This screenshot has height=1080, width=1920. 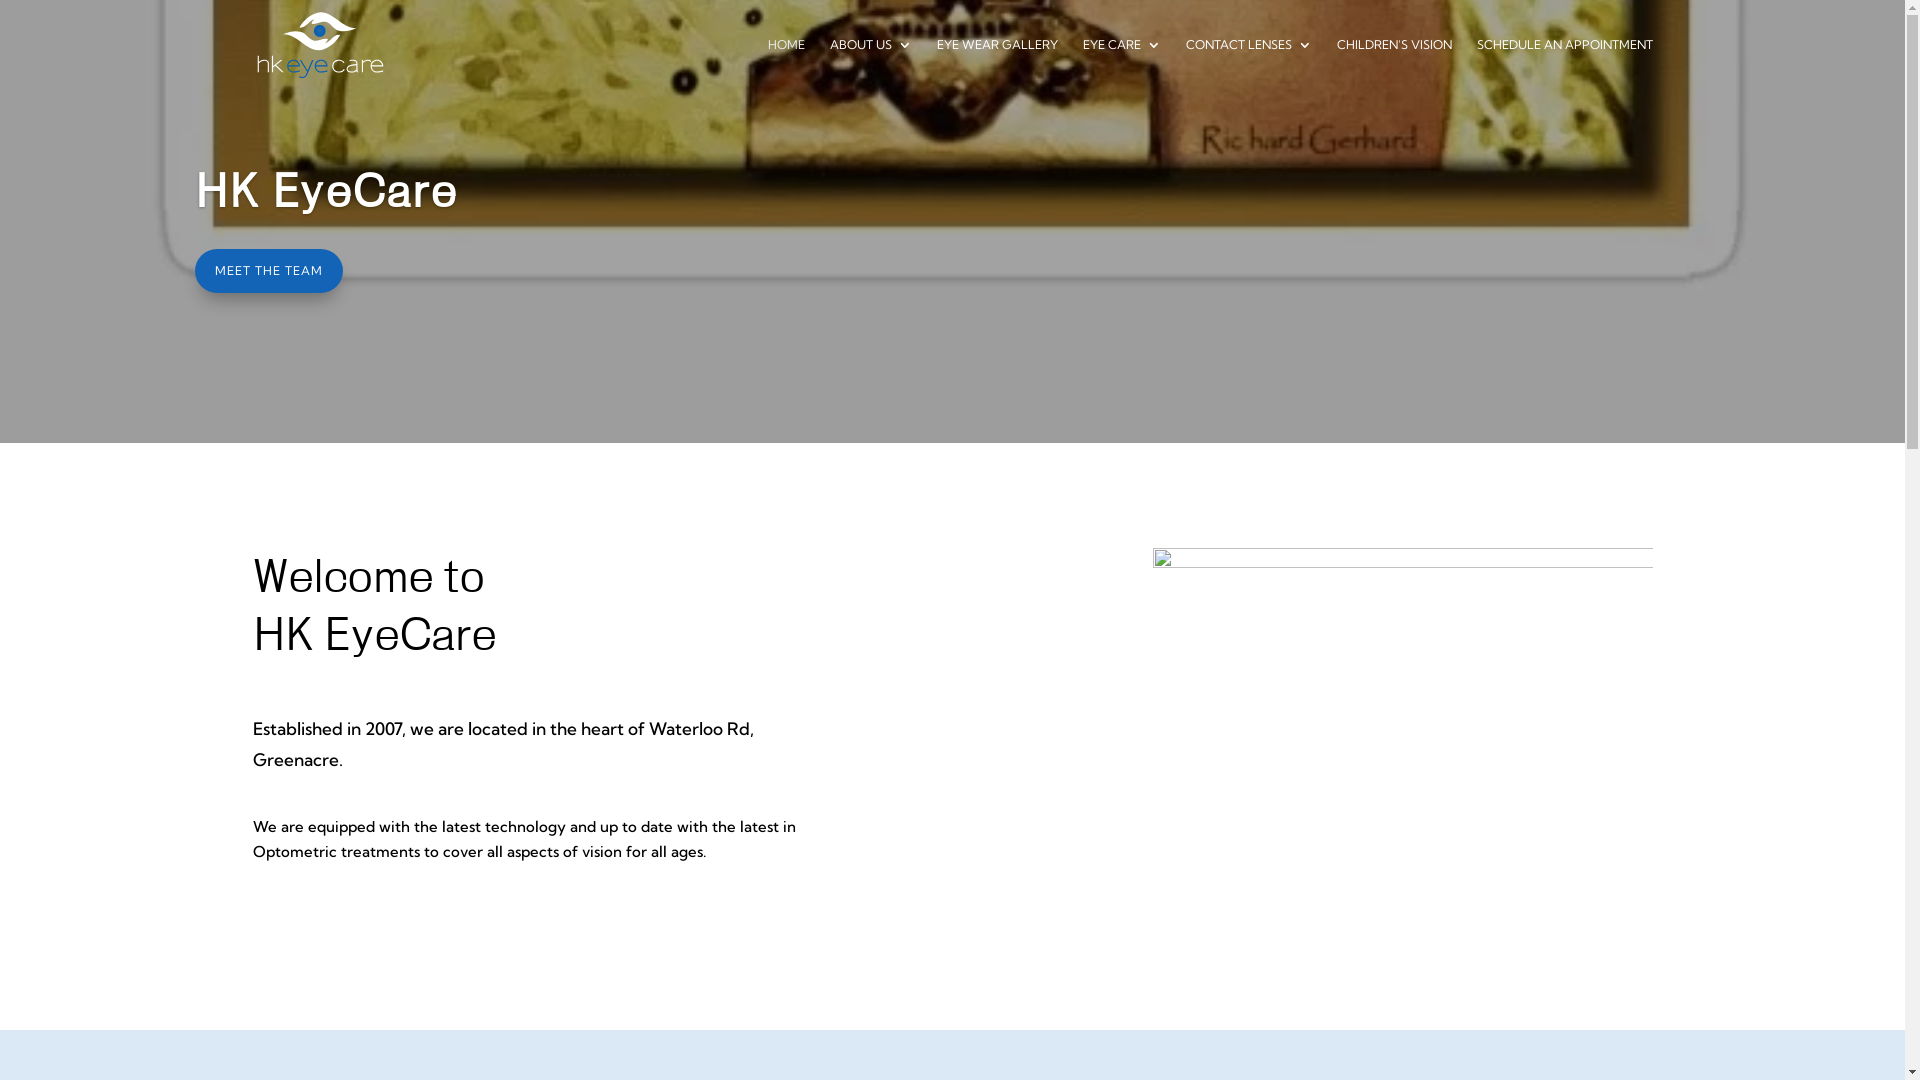 I want to click on 'HOME', so click(x=785, y=63).